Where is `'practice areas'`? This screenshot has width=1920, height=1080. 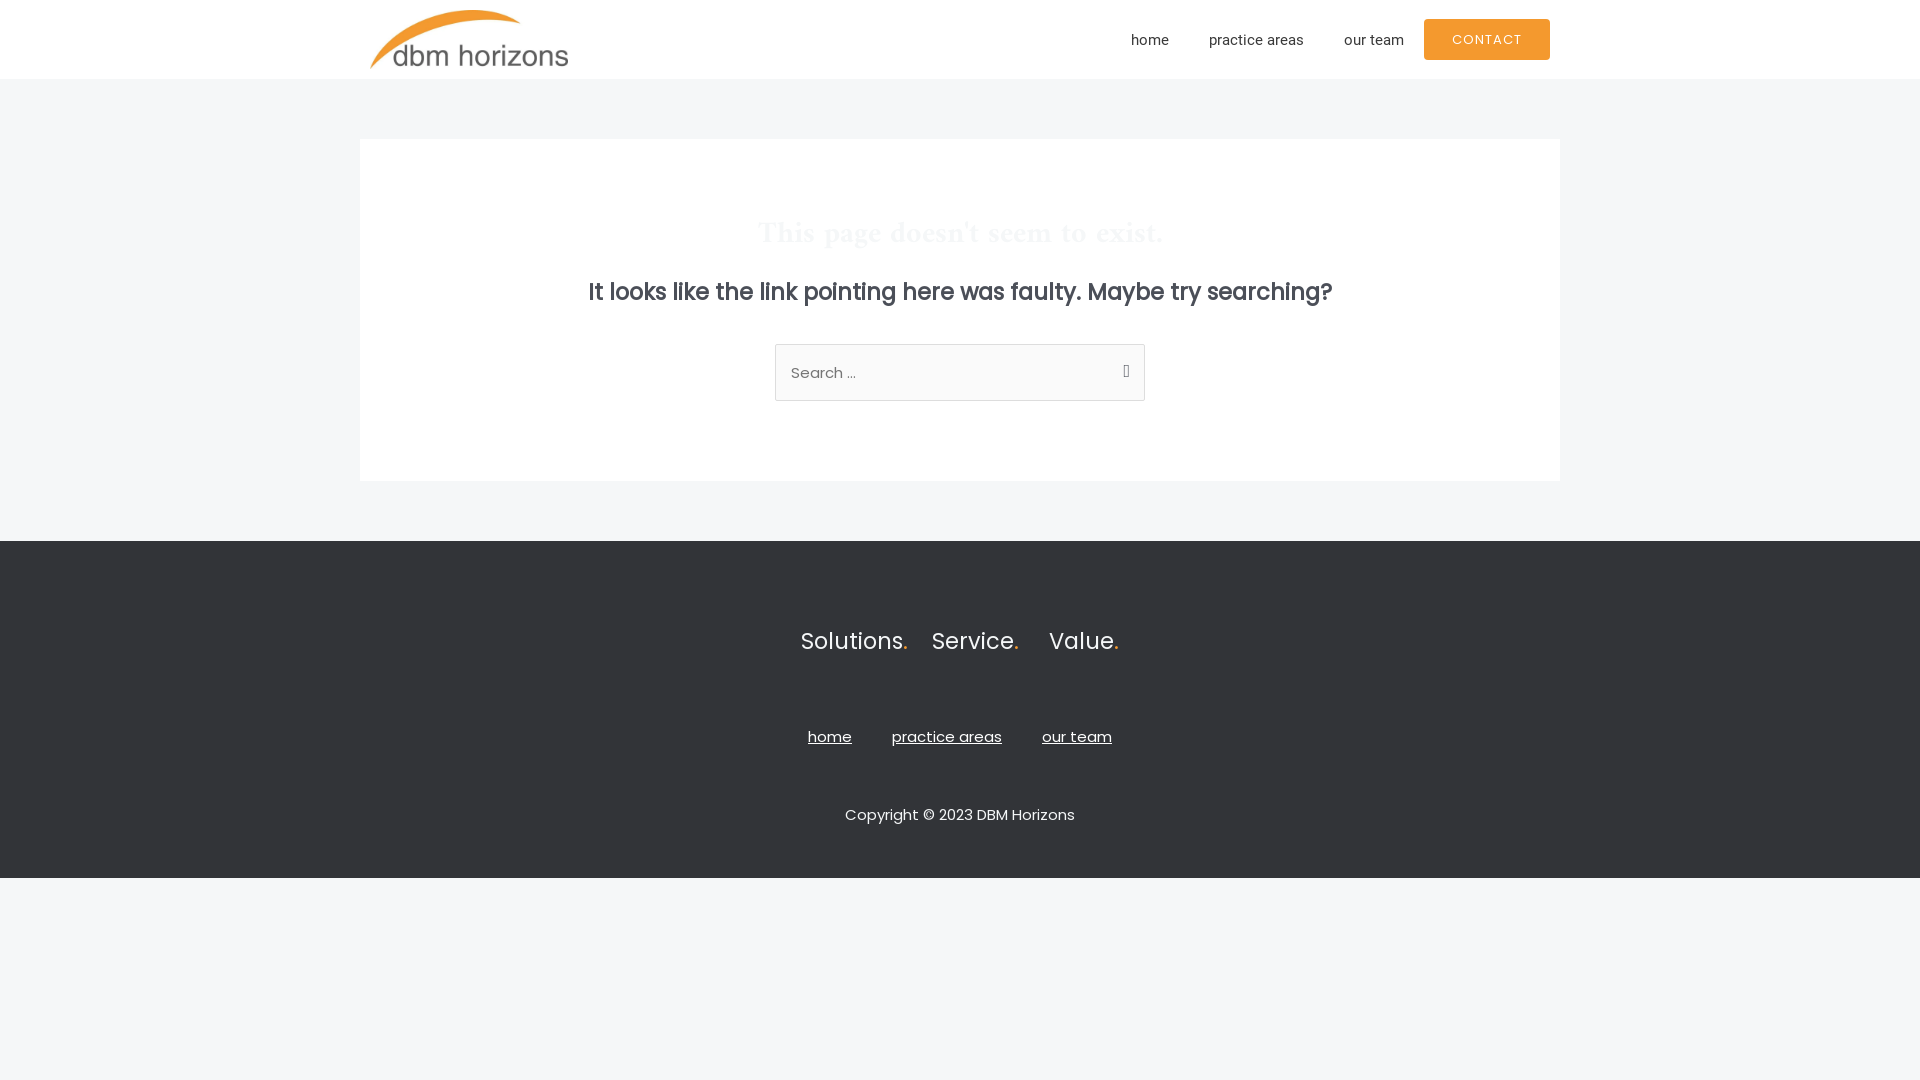
'practice areas' is located at coordinates (945, 736).